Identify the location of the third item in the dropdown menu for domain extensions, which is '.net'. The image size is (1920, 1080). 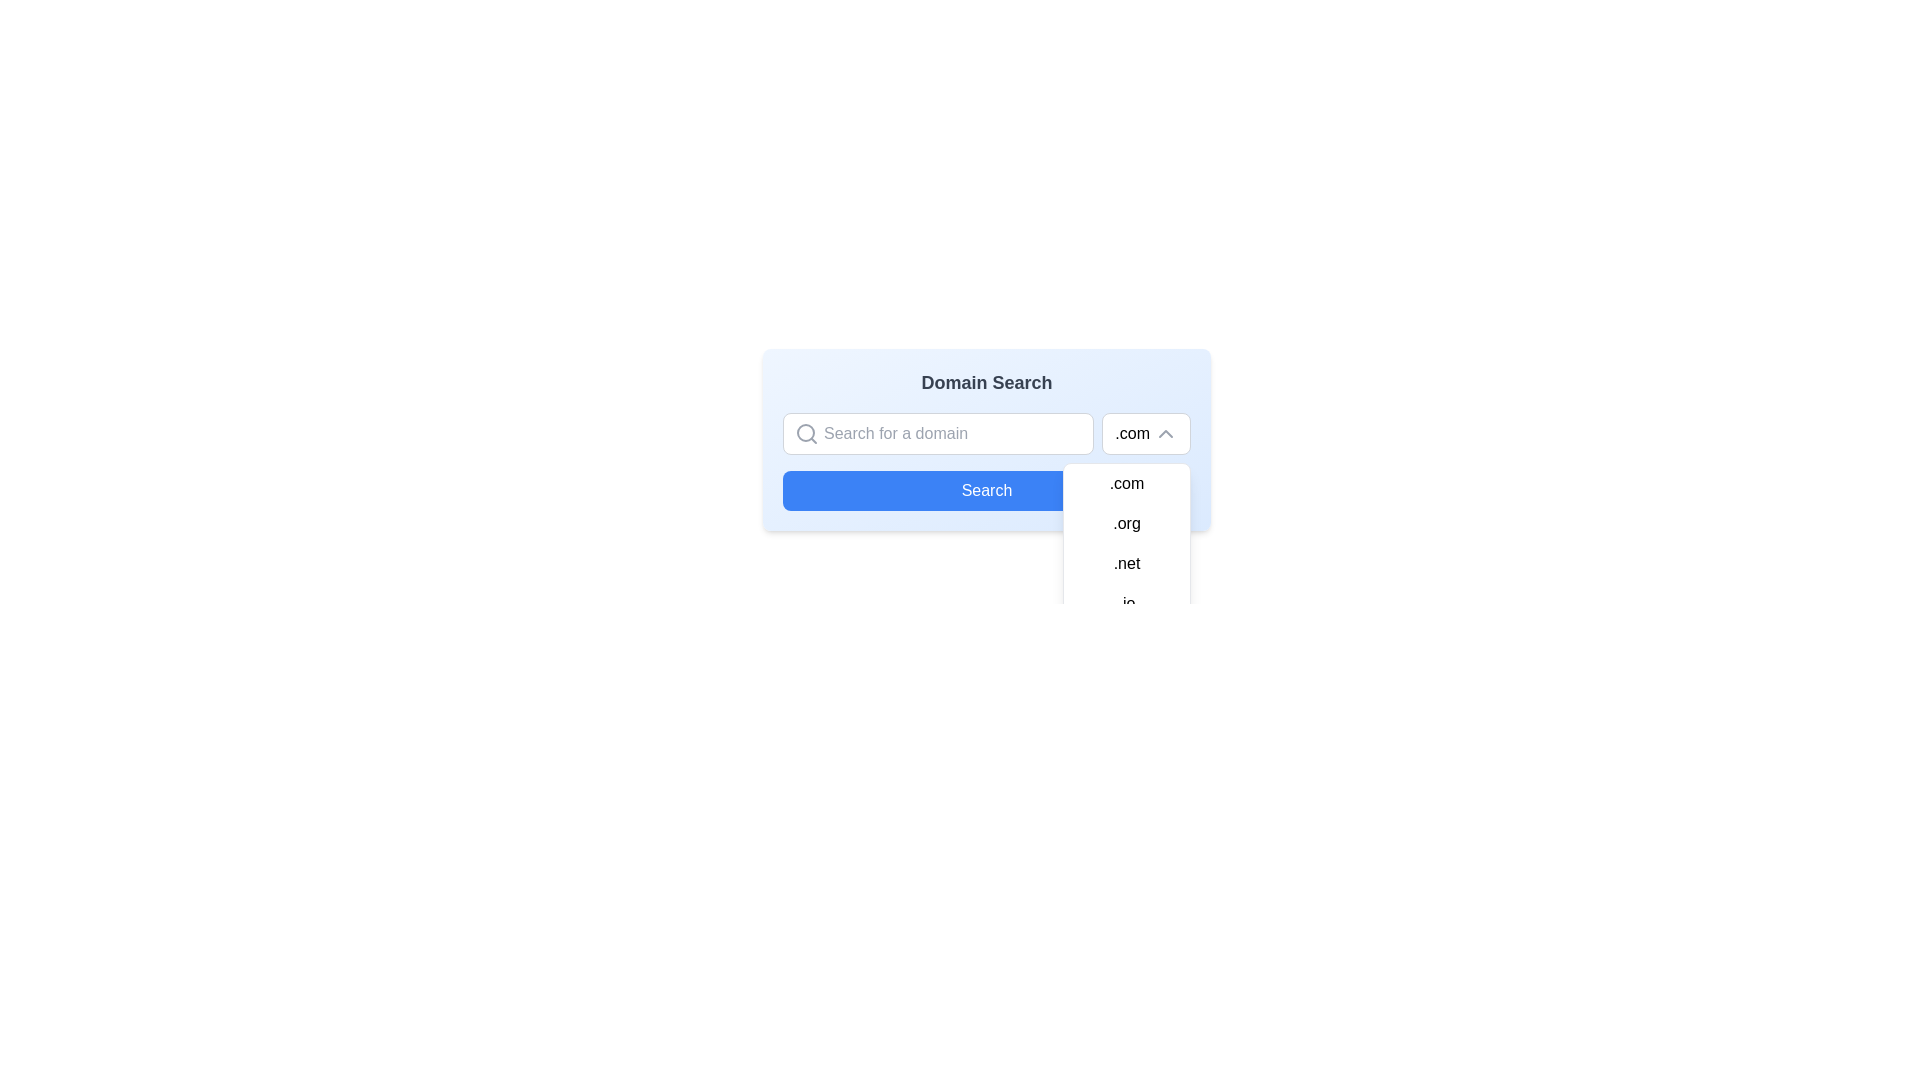
(1127, 563).